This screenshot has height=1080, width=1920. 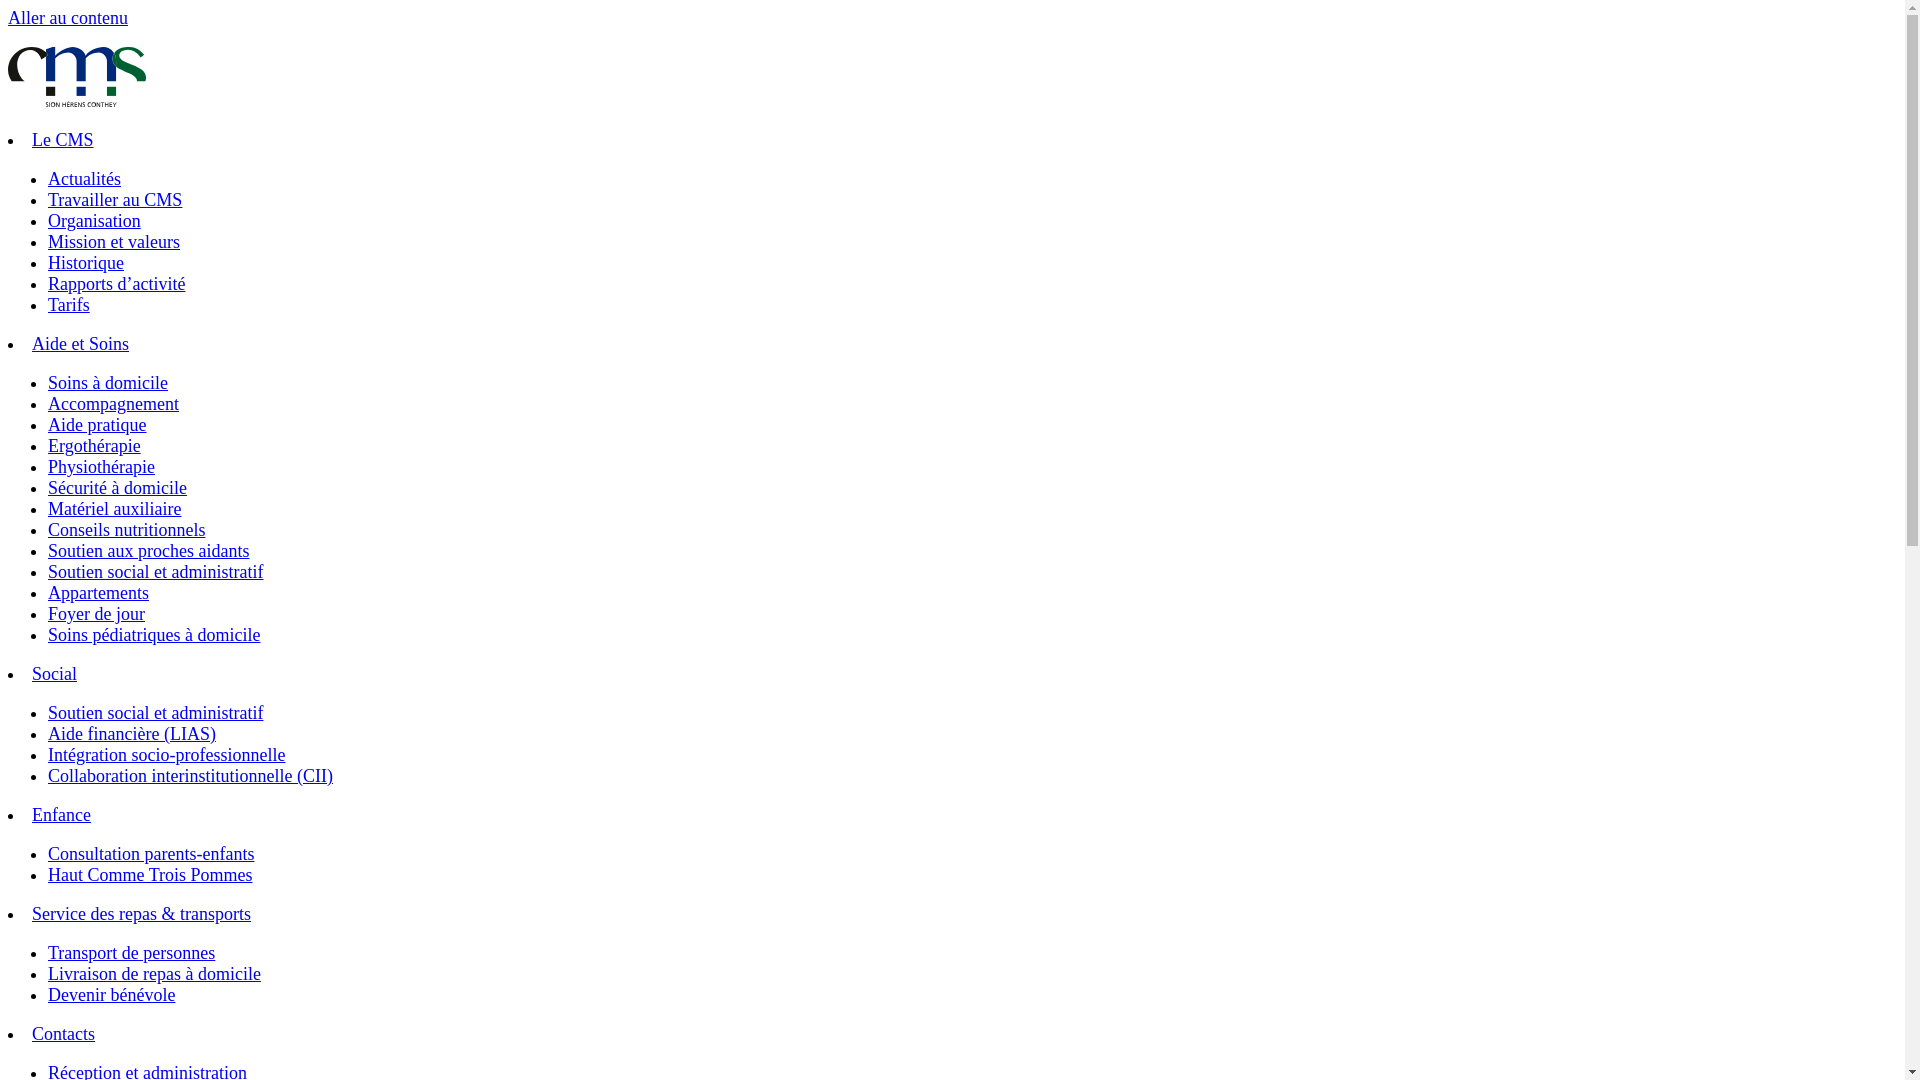 I want to click on 'Enfance', so click(x=61, y=814).